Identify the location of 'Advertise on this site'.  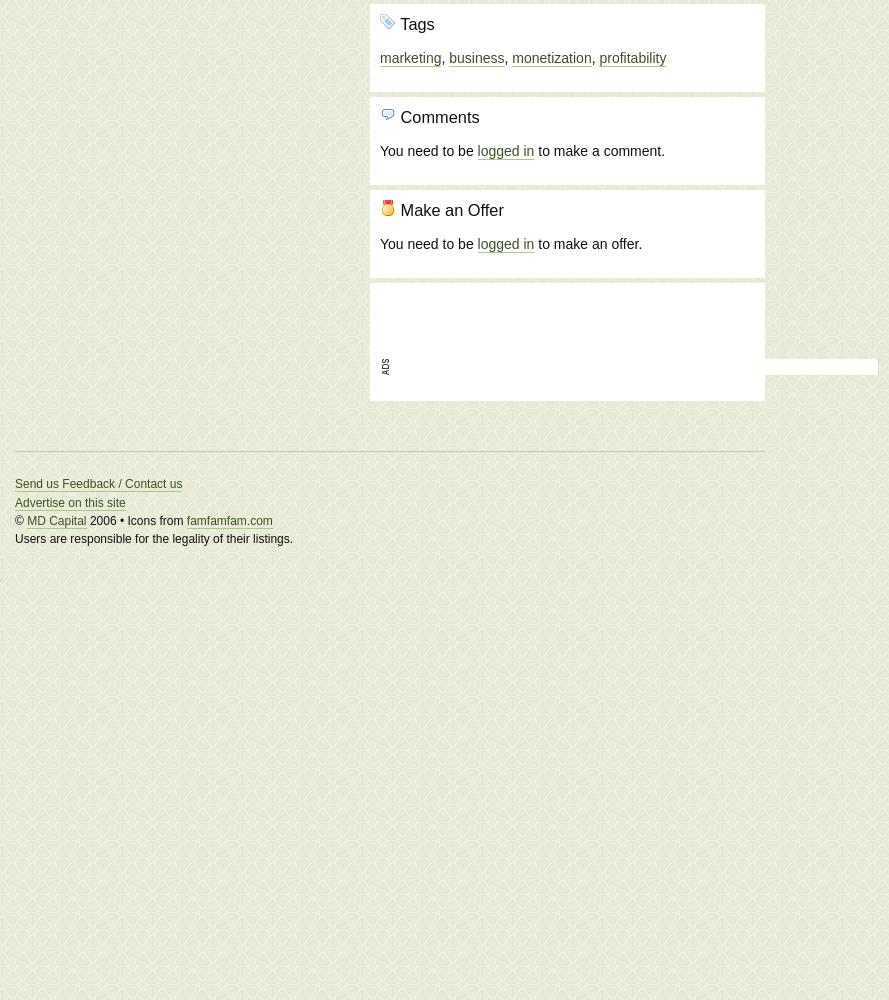
(15, 502).